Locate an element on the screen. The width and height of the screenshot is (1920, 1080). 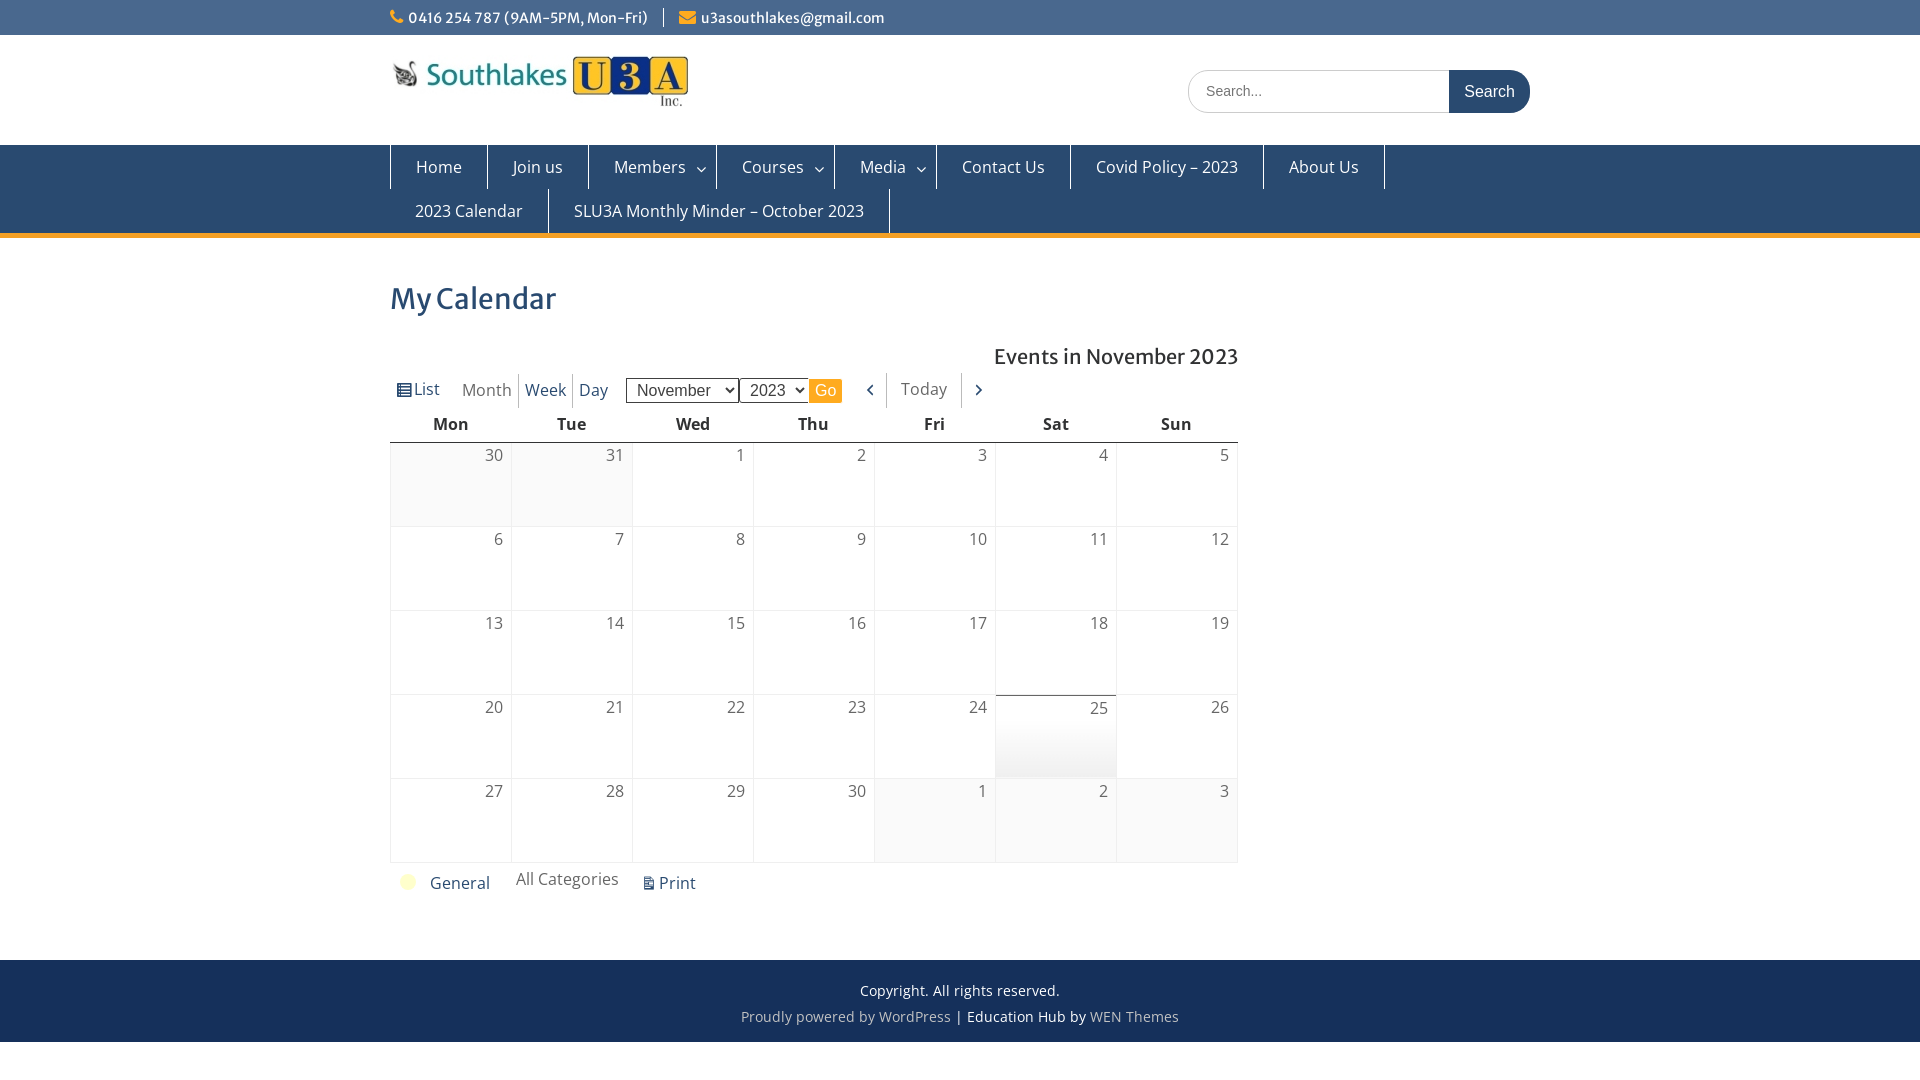
'About Us' is located at coordinates (1262, 165).